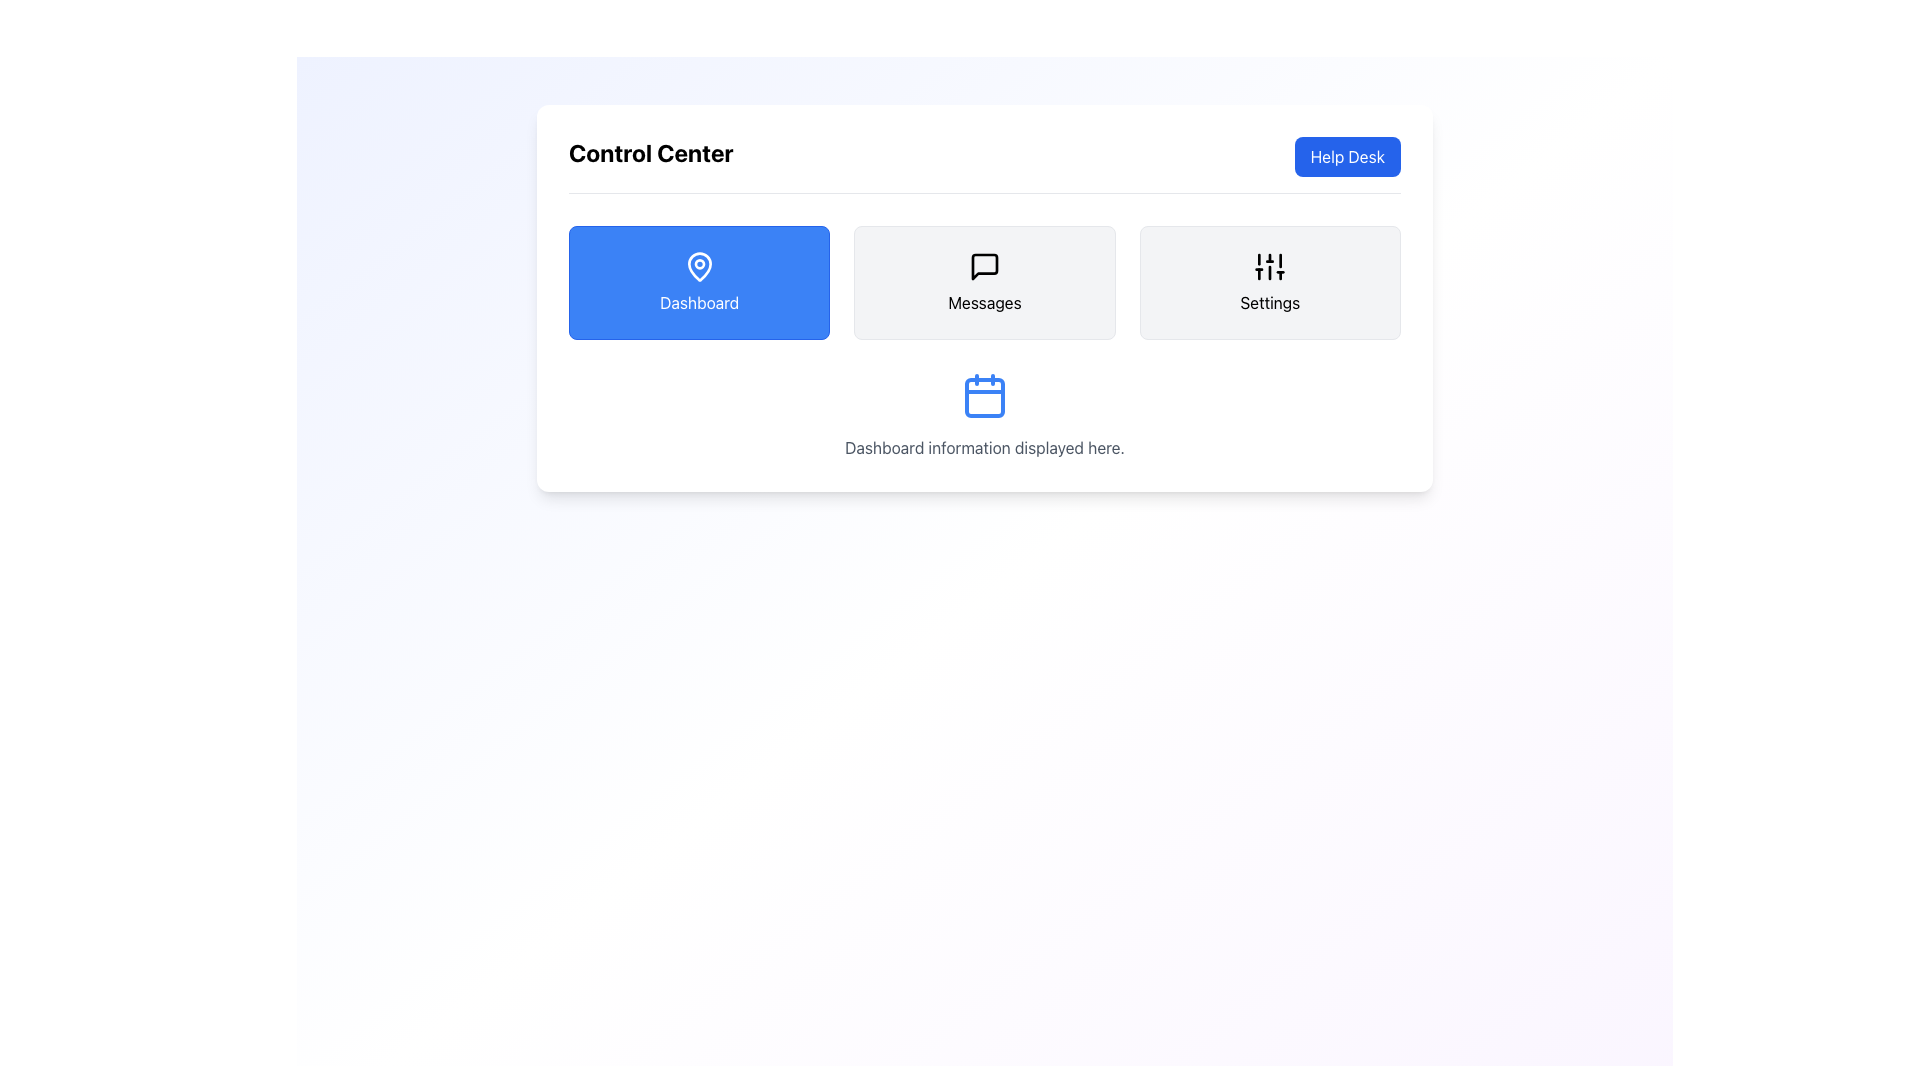 Image resolution: width=1920 pixels, height=1080 pixels. I want to click on the navigation buttons in the Control Center section, so click(984, 282).